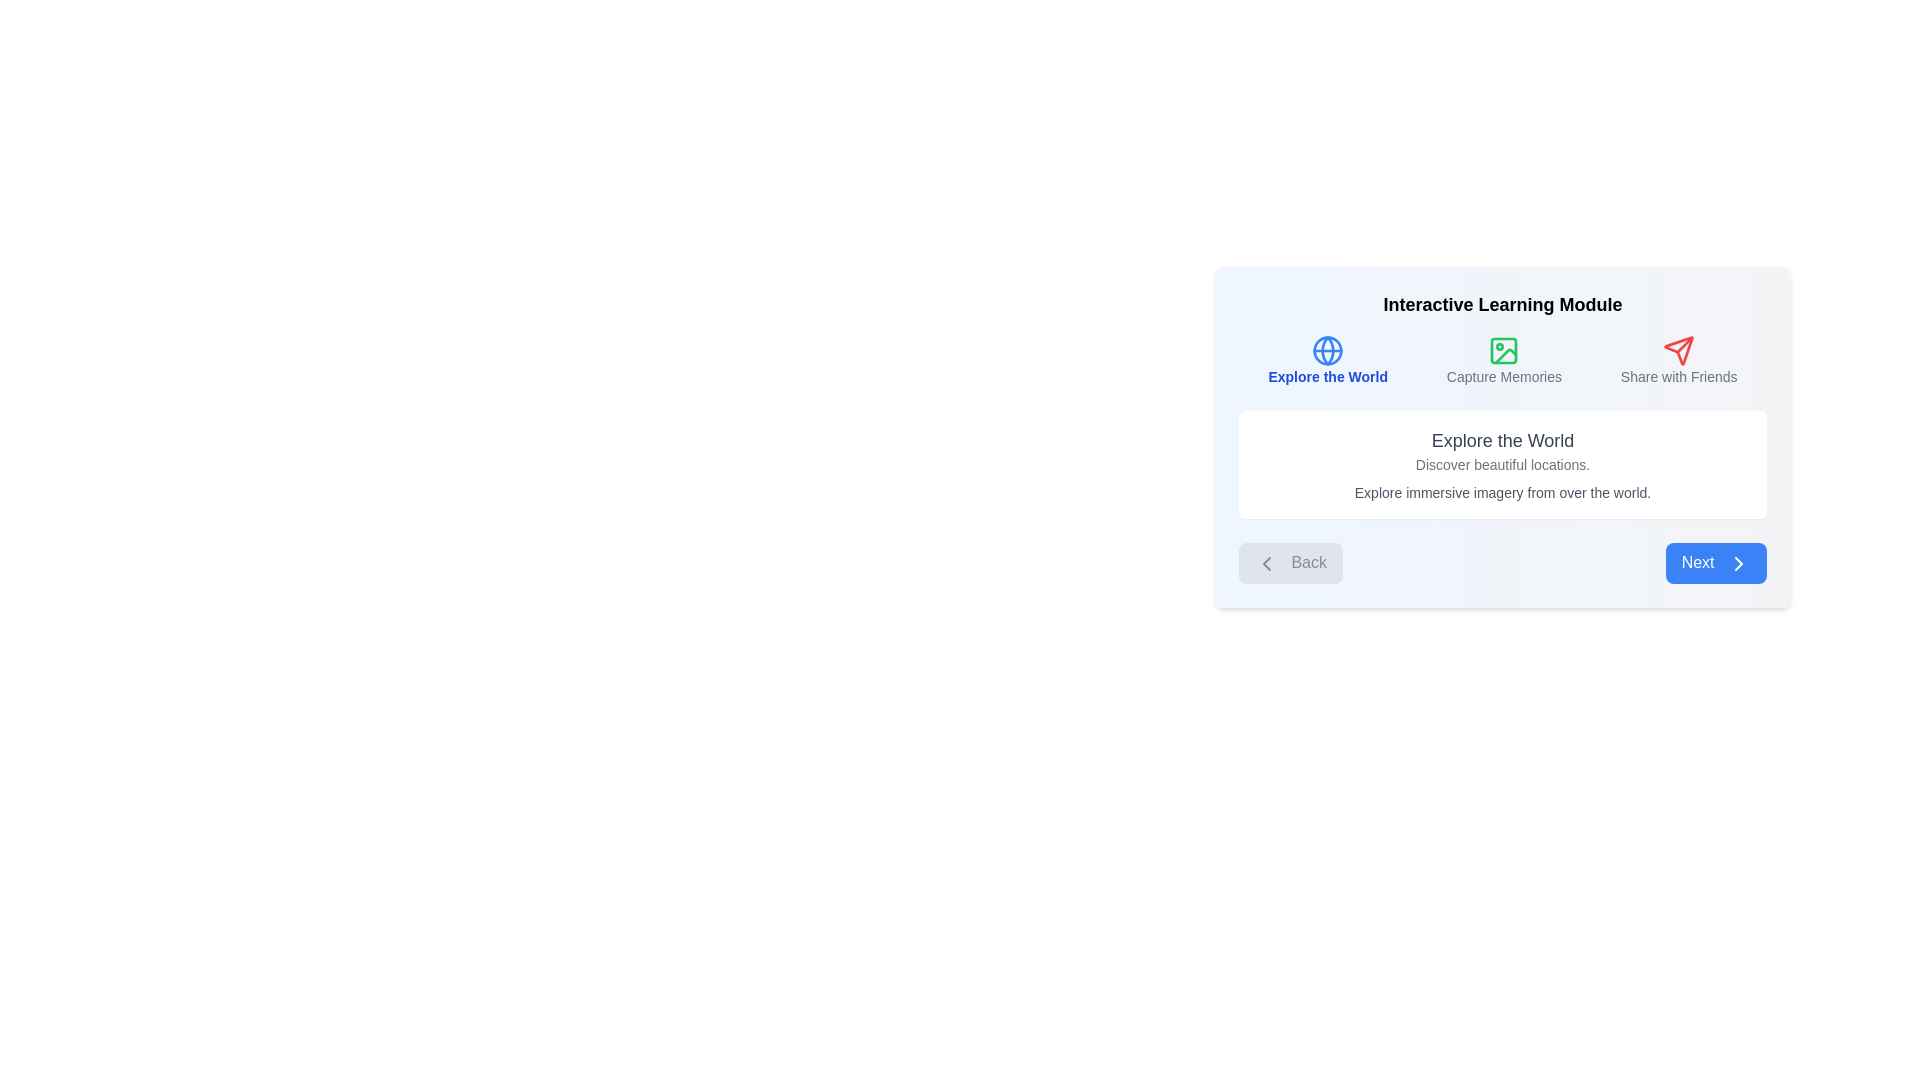 The image size is (1920, 1080). I want to click on the icon that serves as a visual indicator for accessing the 'Explore the World' feature, located on the leftmost side of the navigation panel, so click(1328, 350).